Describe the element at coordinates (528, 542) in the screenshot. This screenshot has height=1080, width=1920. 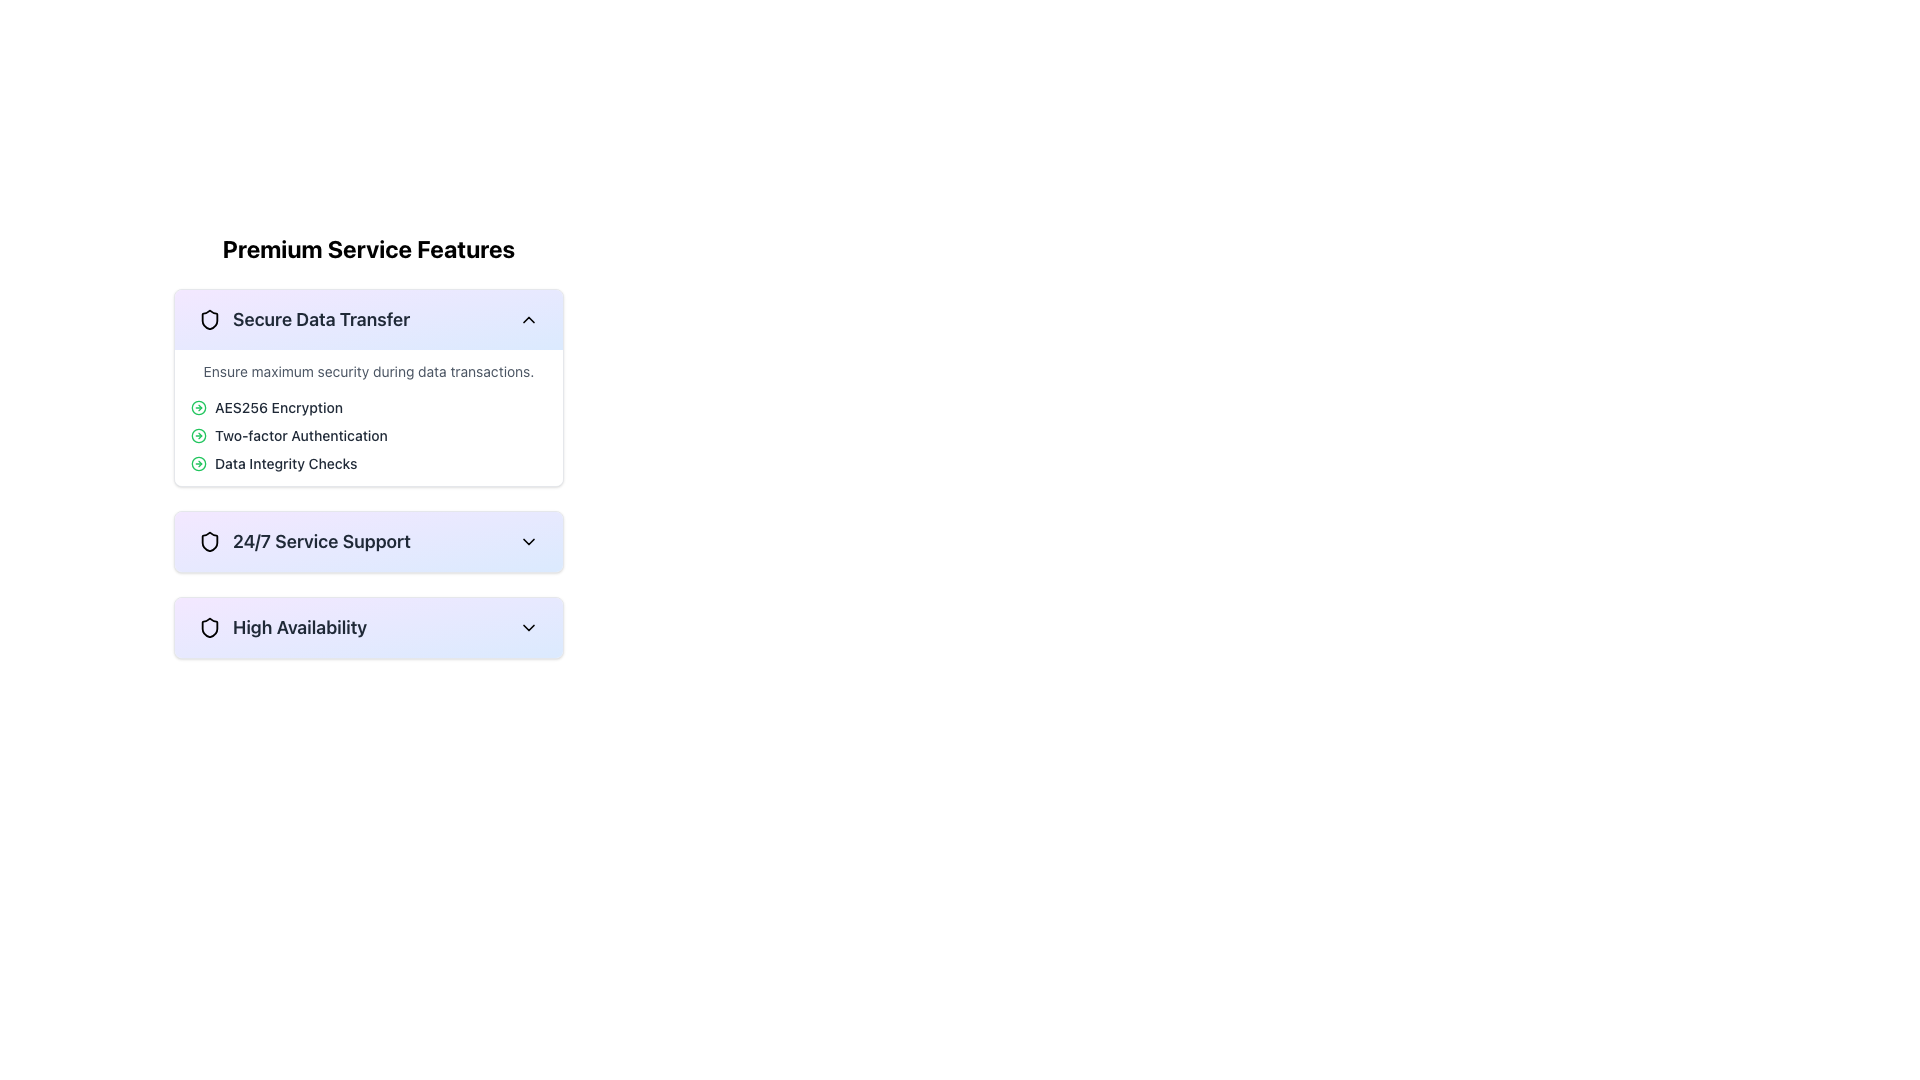
I see `the downward-pointing chevron icon located at the far right of the '24/7 Service Support' text` at that location.